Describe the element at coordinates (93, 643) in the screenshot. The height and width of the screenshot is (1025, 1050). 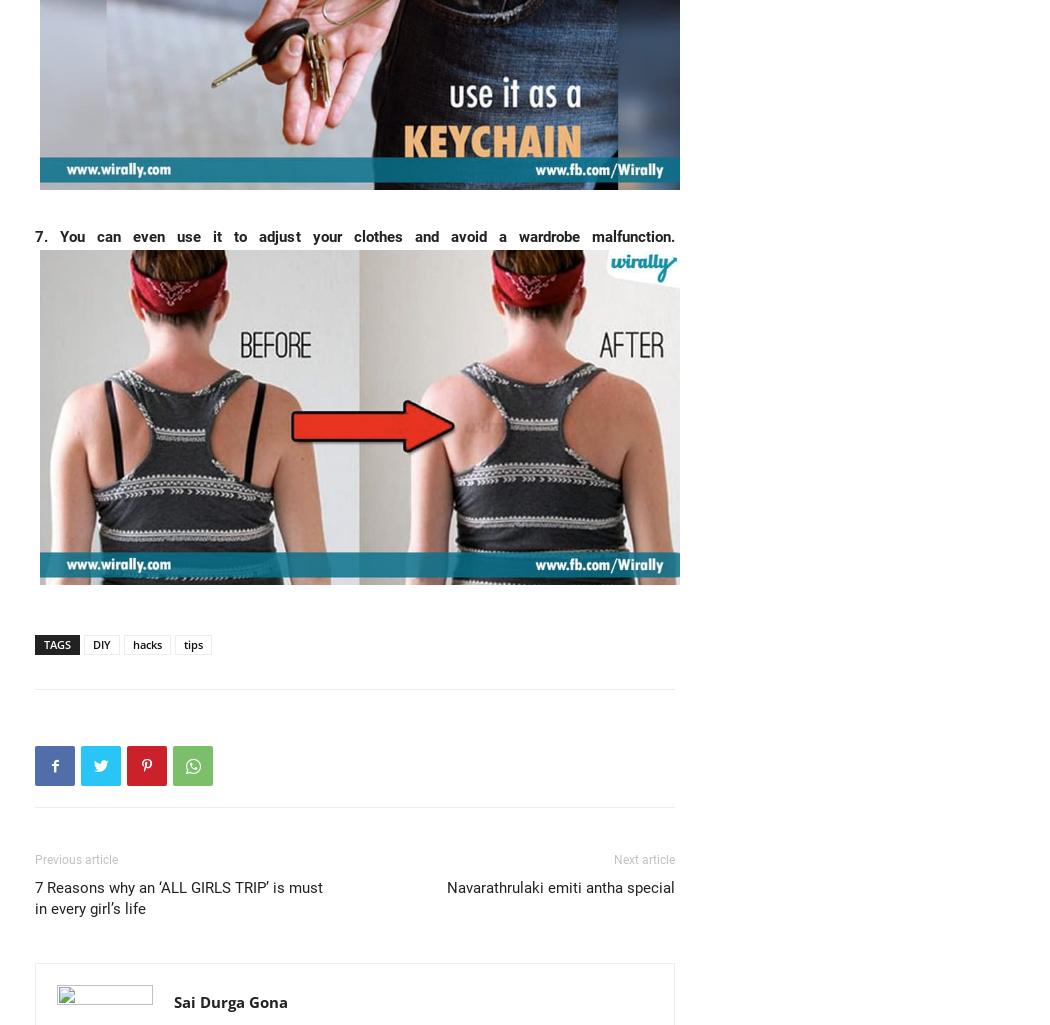
I see `'DIY'` at that location.